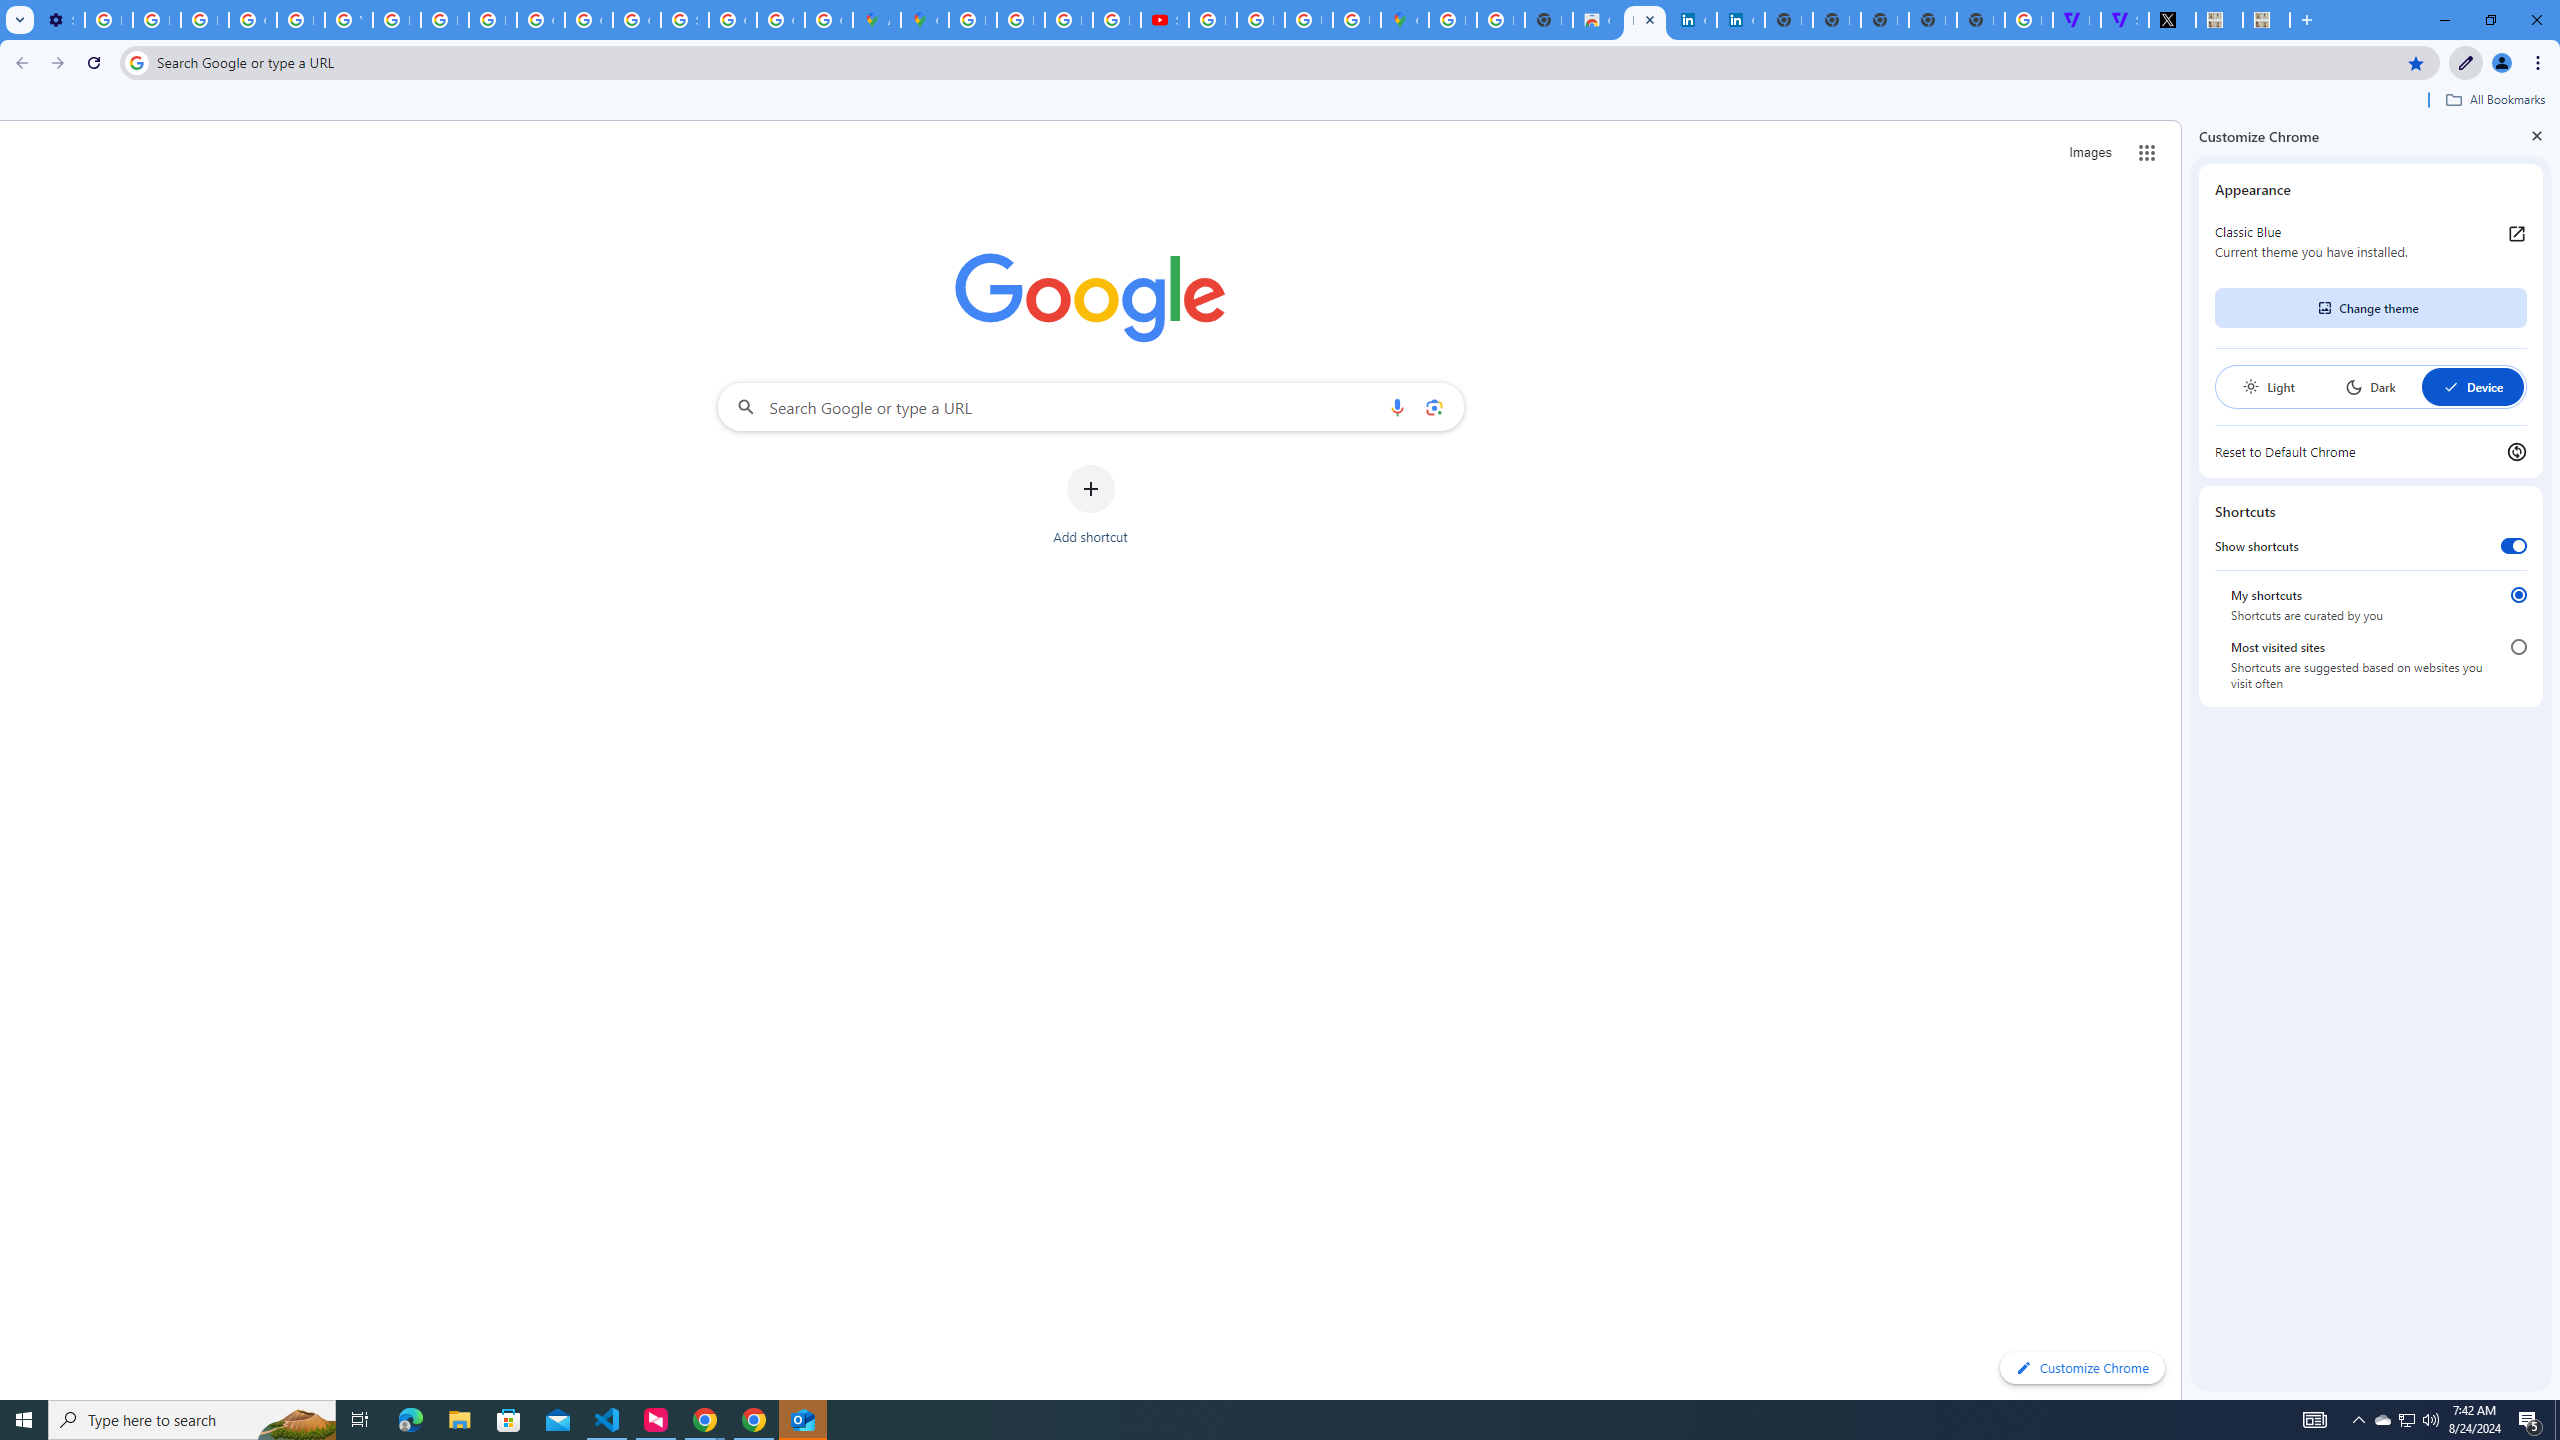  I want to click on 'Subscriptions - YouTube', so click(1163, 19).